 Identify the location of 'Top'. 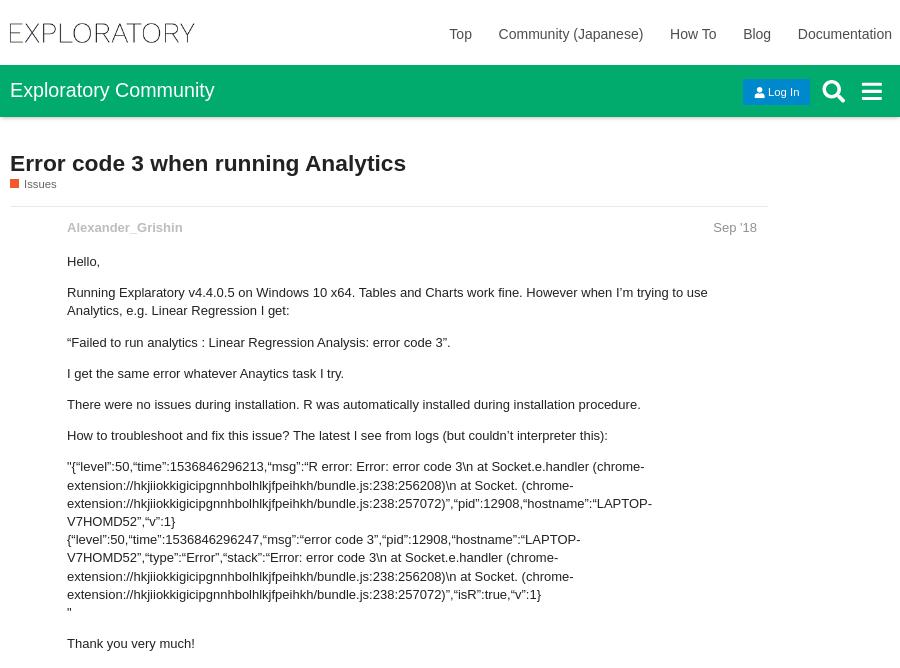
(458, 34).